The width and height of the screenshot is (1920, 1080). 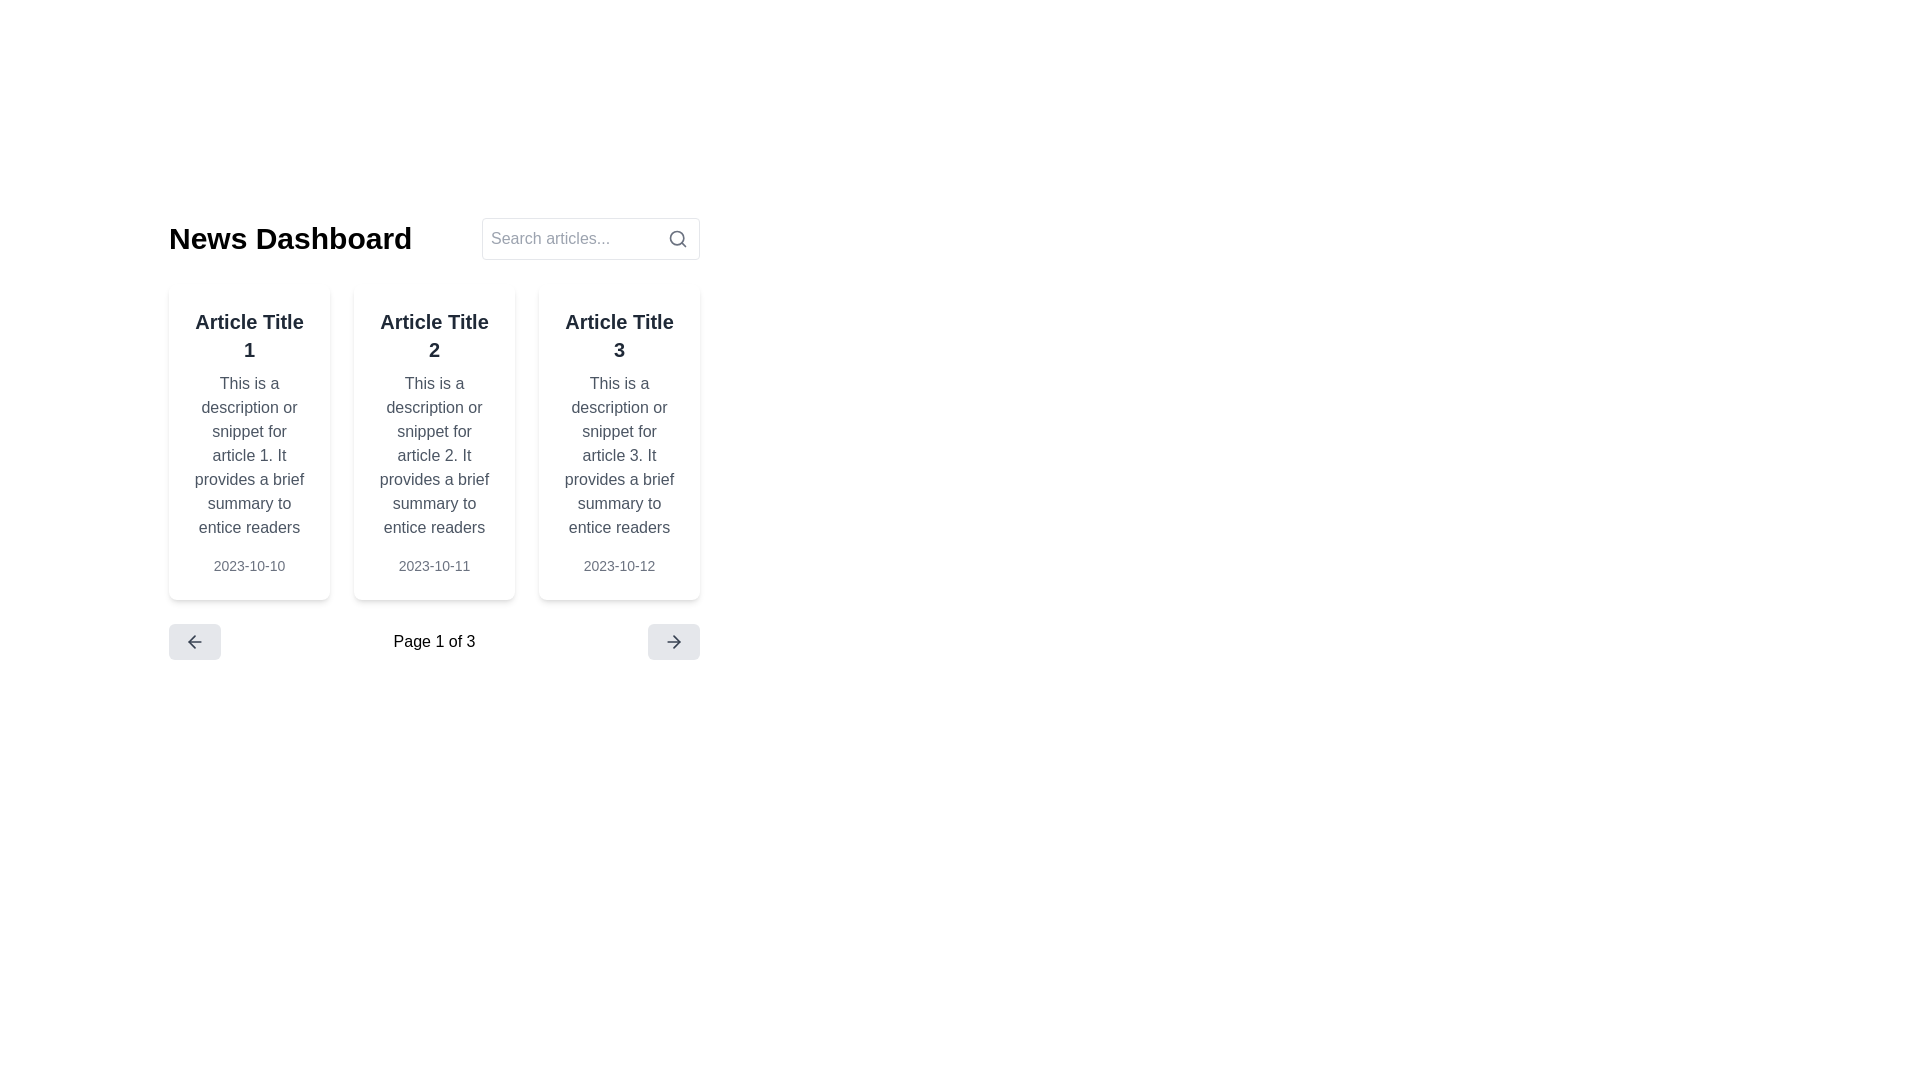 I want to click on the card element styled with a white background and rounded corners, containing the title 'Article Title 3', located at the far-right in the grid layout, so click(x=618, y=441).